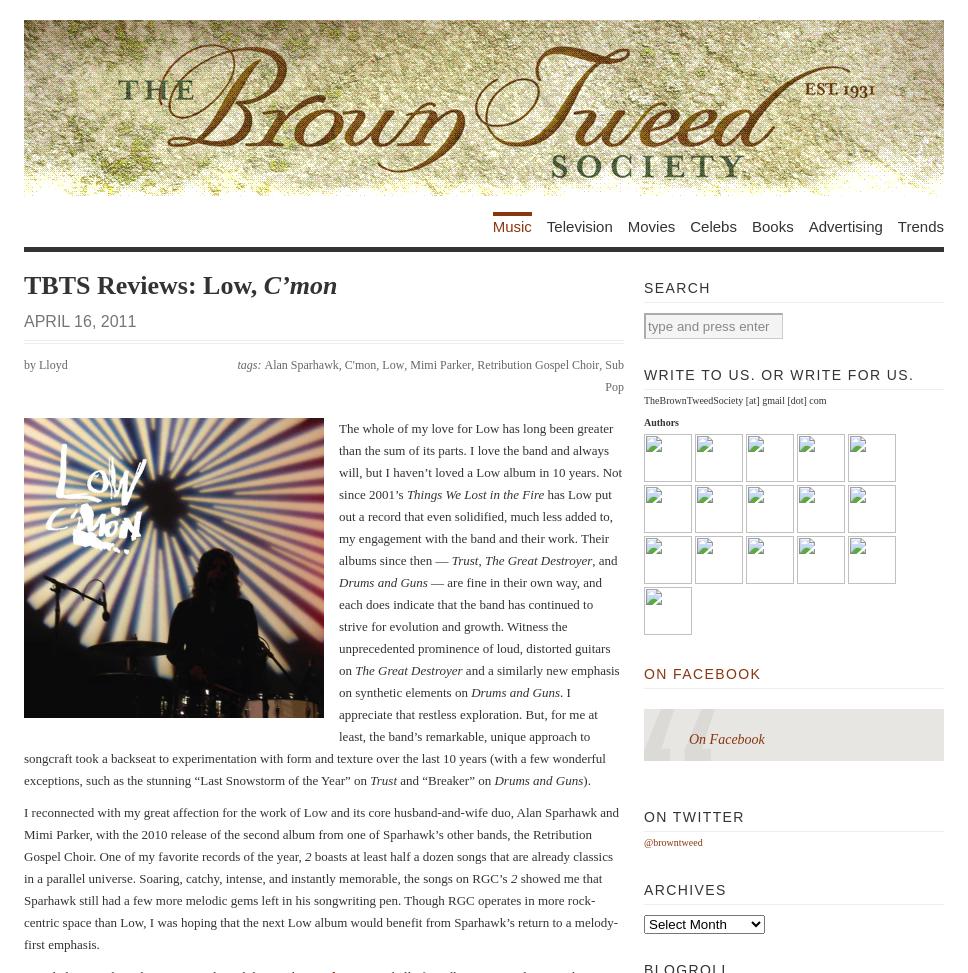 This screenshot has height=973, width=968. I want to click on 'Sub Pop', so click(613, 373).